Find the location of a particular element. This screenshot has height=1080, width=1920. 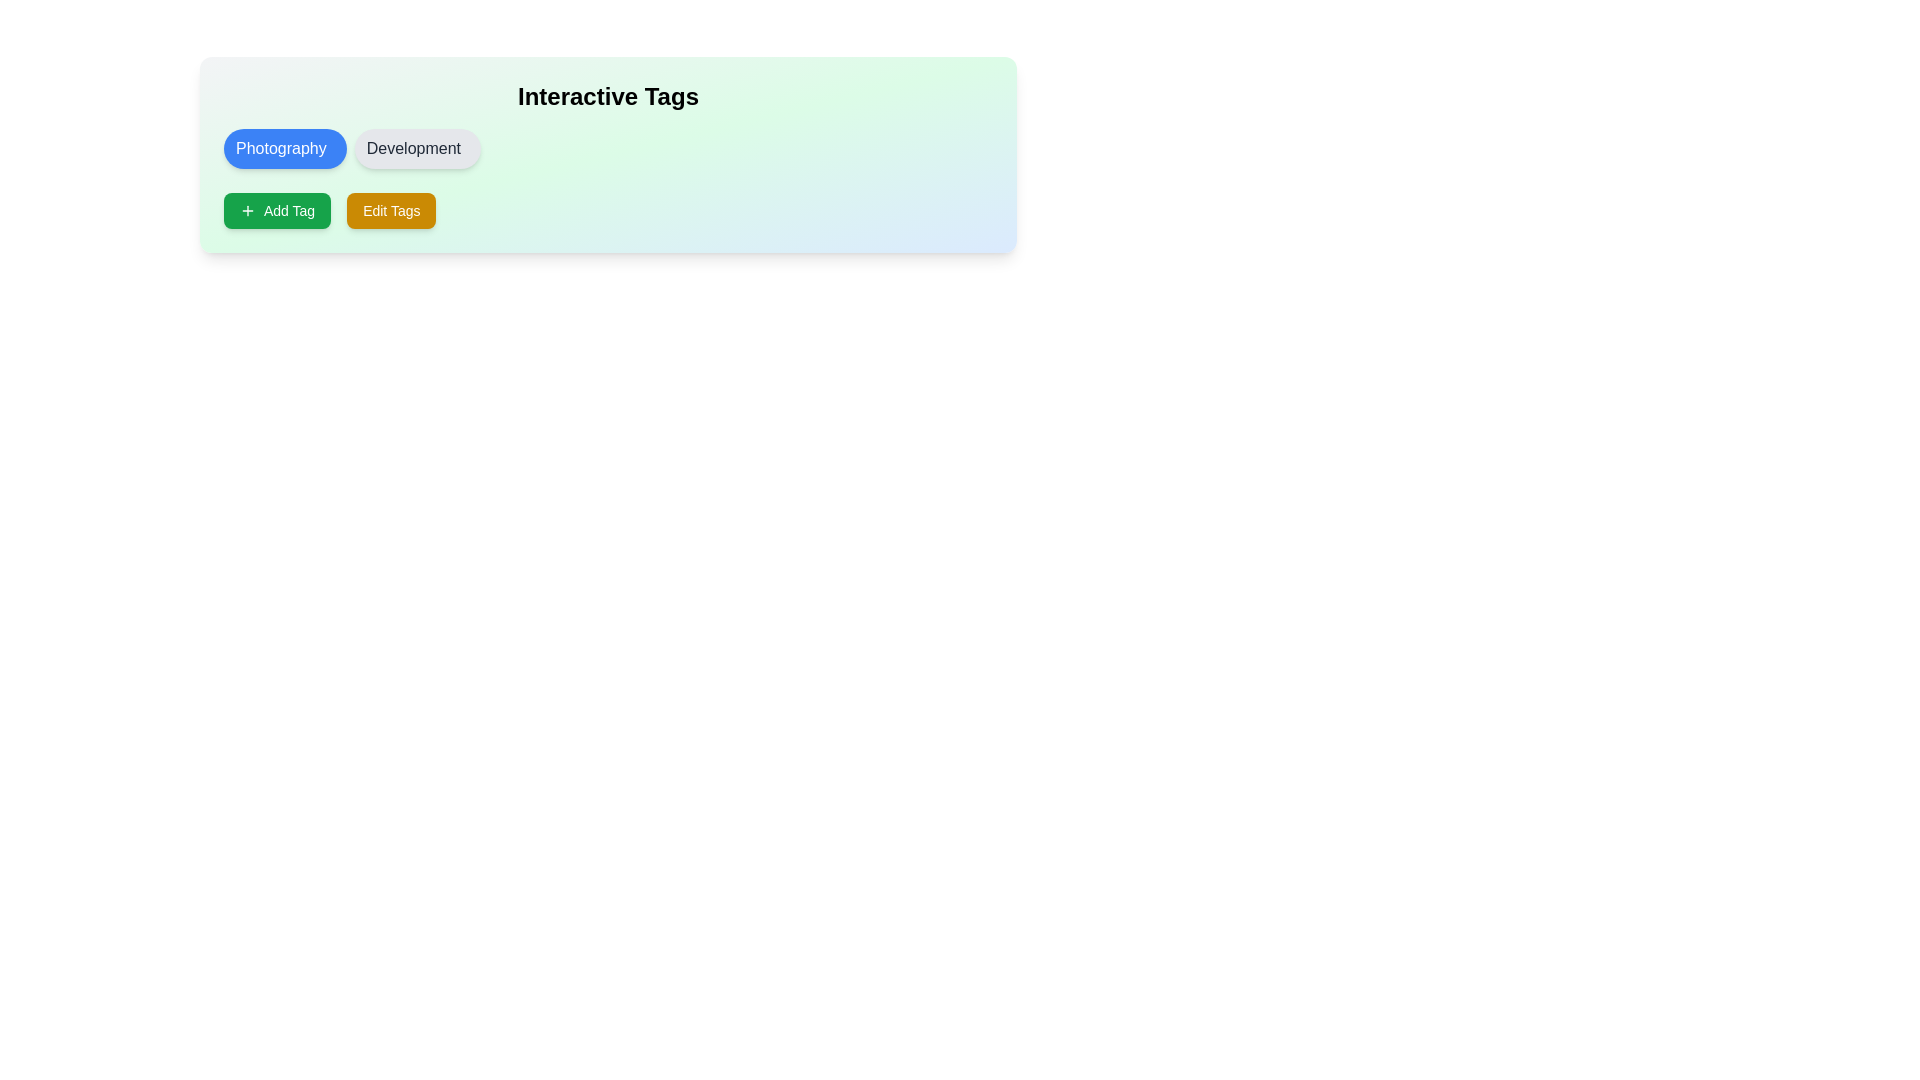

the leftmost button in the 'Interactive Tags' section, which represents the 'Photography' category is located at coordinates (284, 148).